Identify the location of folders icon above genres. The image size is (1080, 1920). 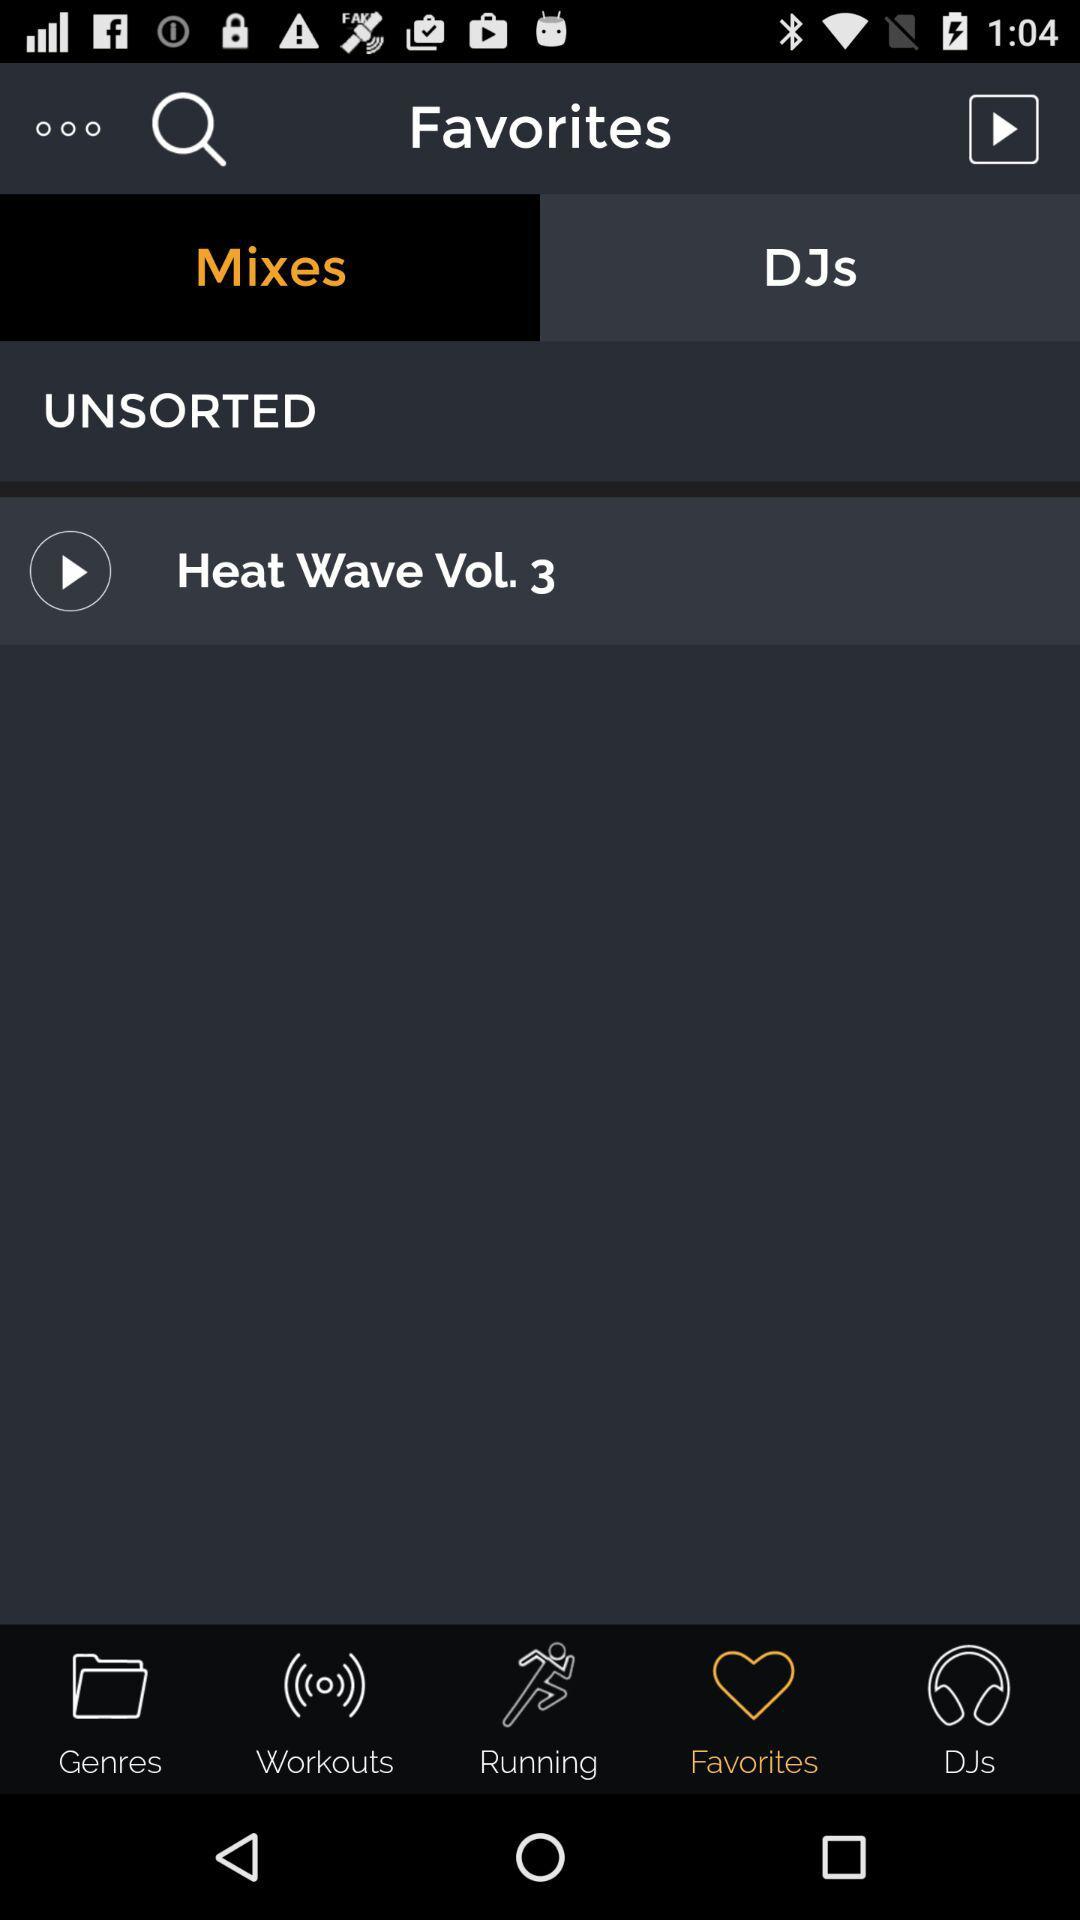
(110, 1684).